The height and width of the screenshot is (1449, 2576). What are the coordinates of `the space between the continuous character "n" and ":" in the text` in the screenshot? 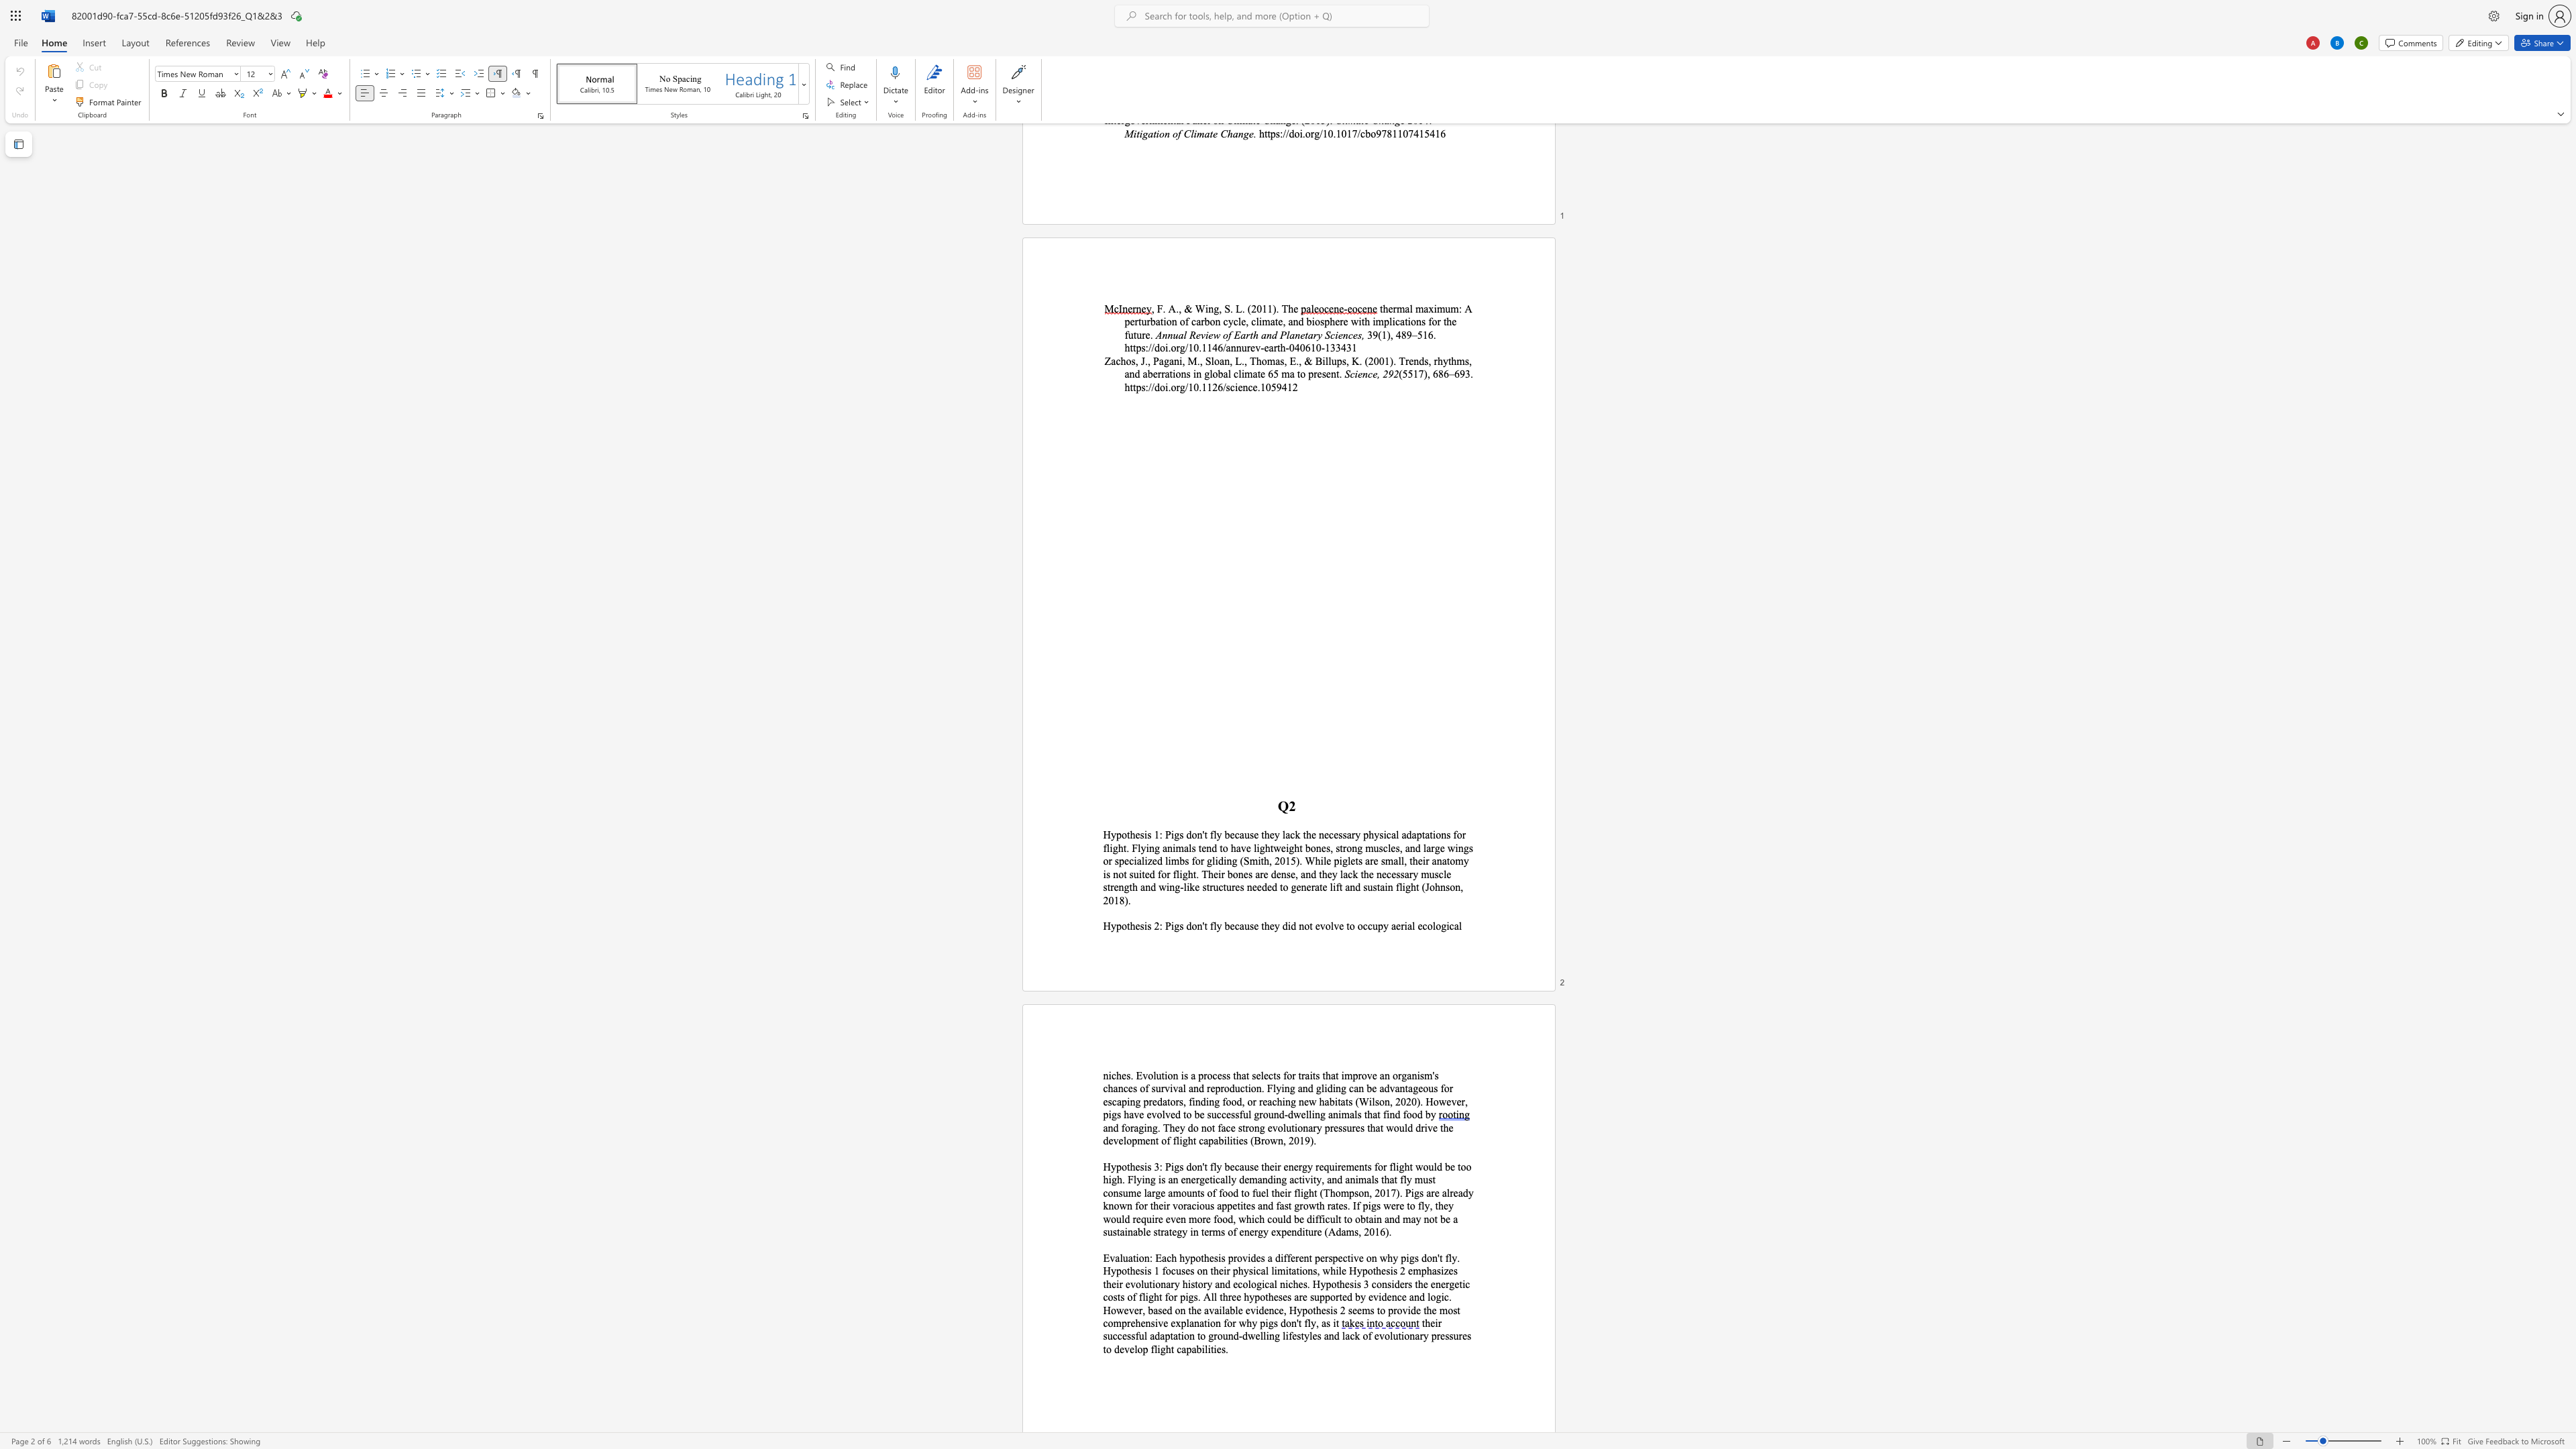 It's located at (1148, 1257).